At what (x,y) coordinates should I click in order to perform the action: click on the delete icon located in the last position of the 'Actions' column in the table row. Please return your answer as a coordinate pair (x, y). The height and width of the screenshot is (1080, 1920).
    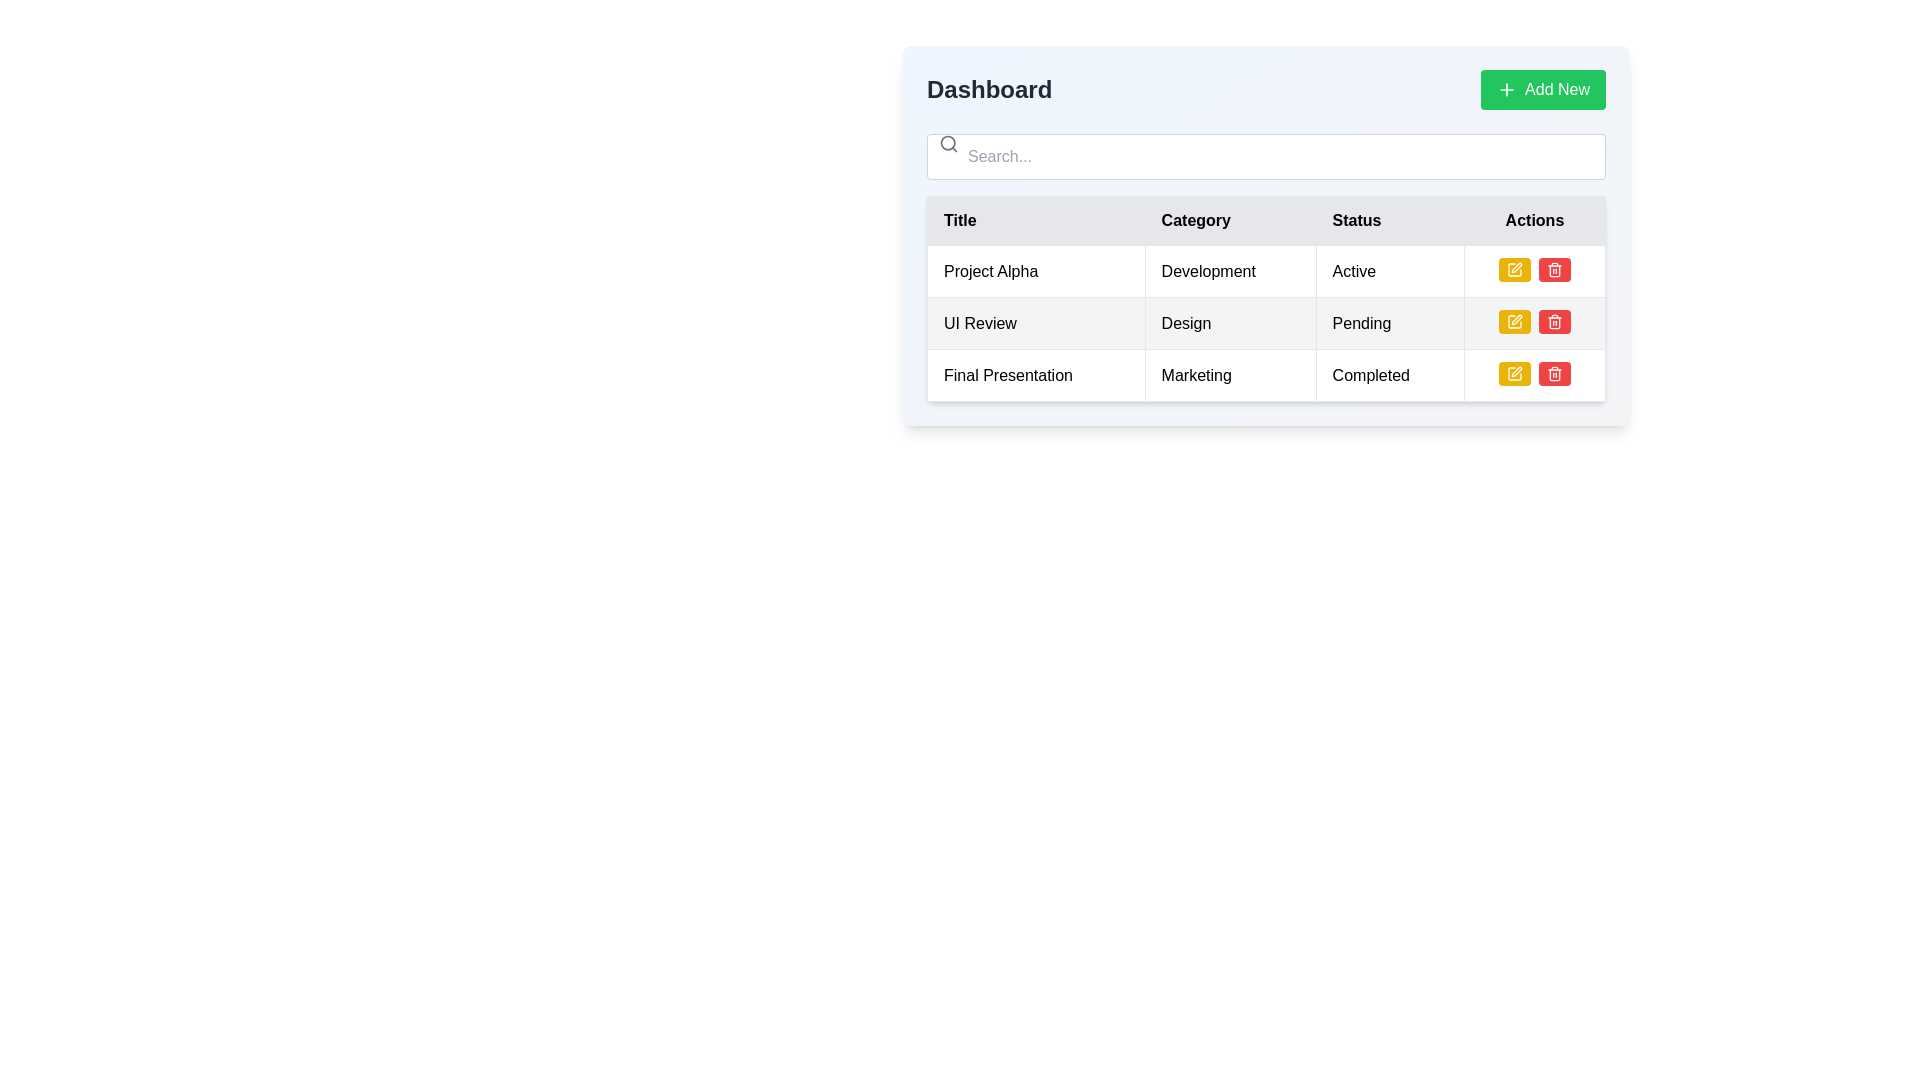
    Looking at the image, I should click on (1554, 374).